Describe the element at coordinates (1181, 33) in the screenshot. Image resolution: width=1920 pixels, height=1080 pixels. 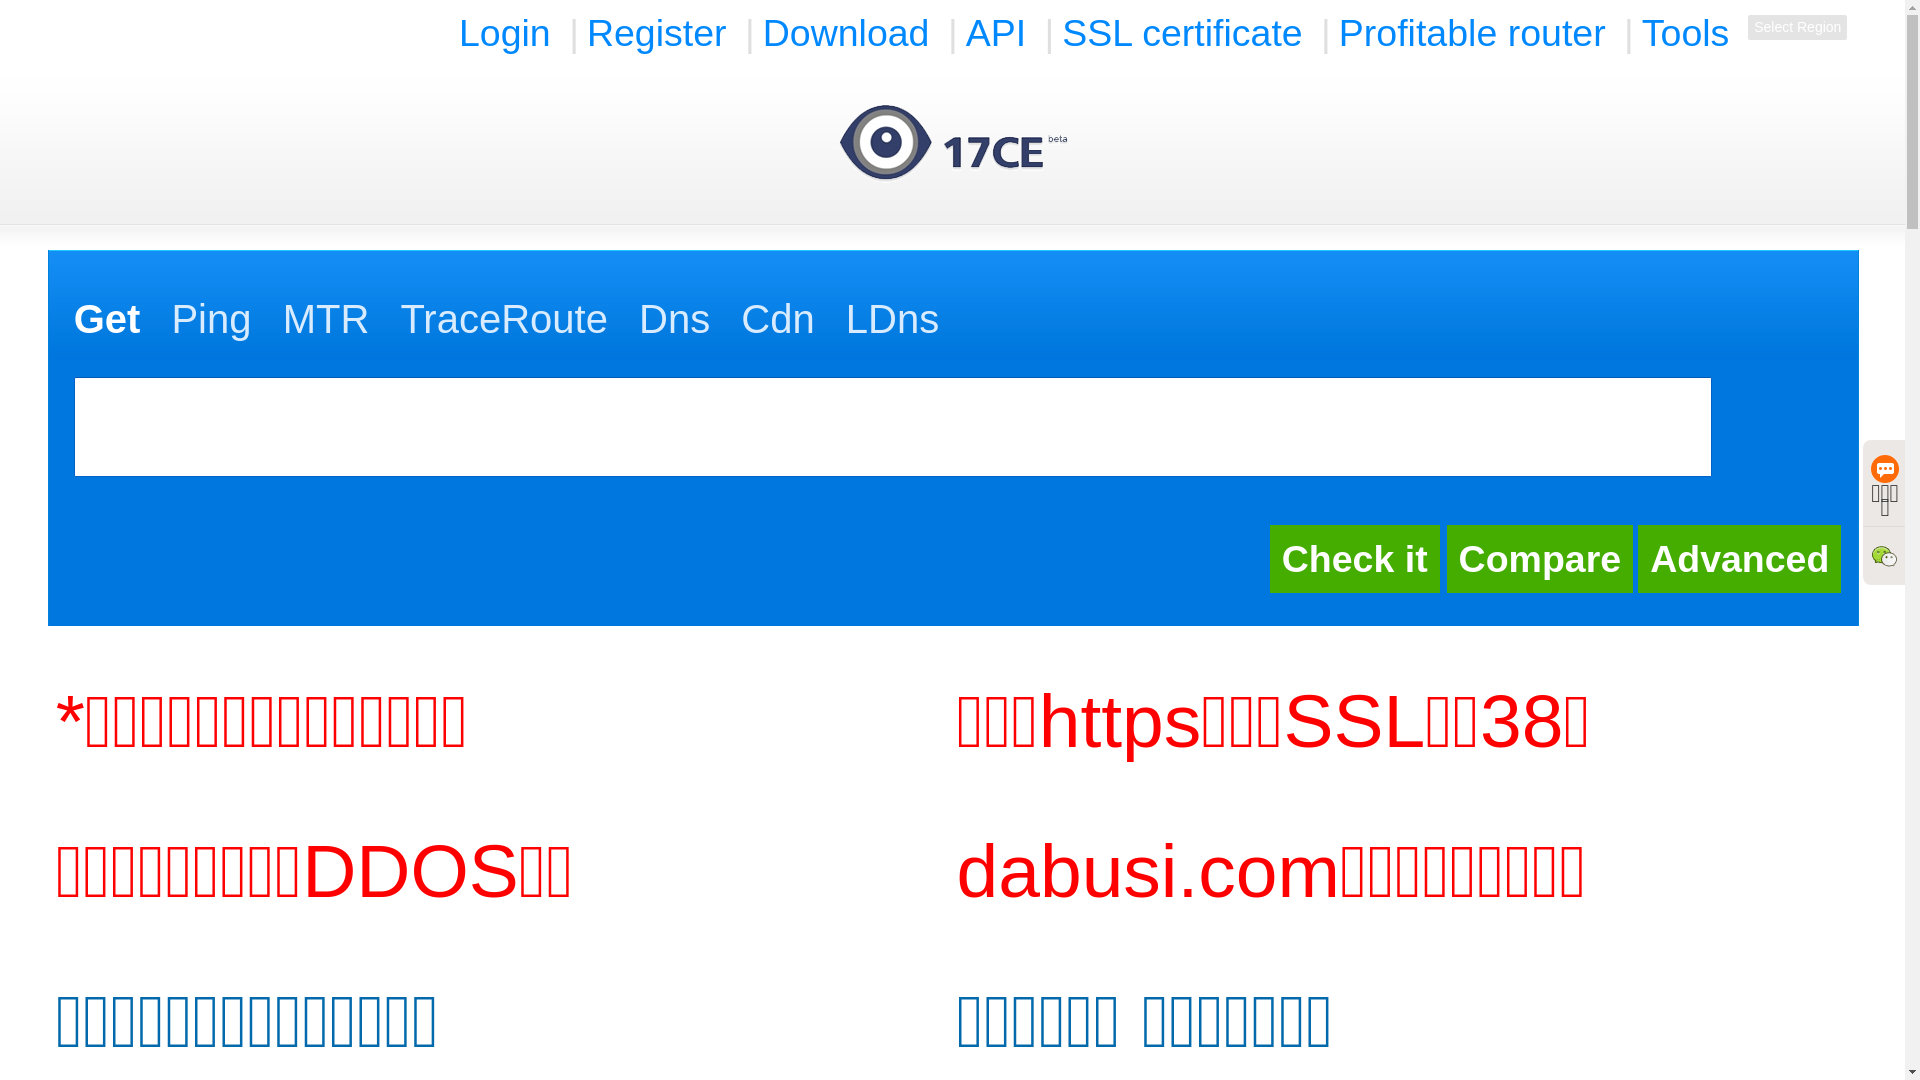
I see `'SSL certificate'` at that location.